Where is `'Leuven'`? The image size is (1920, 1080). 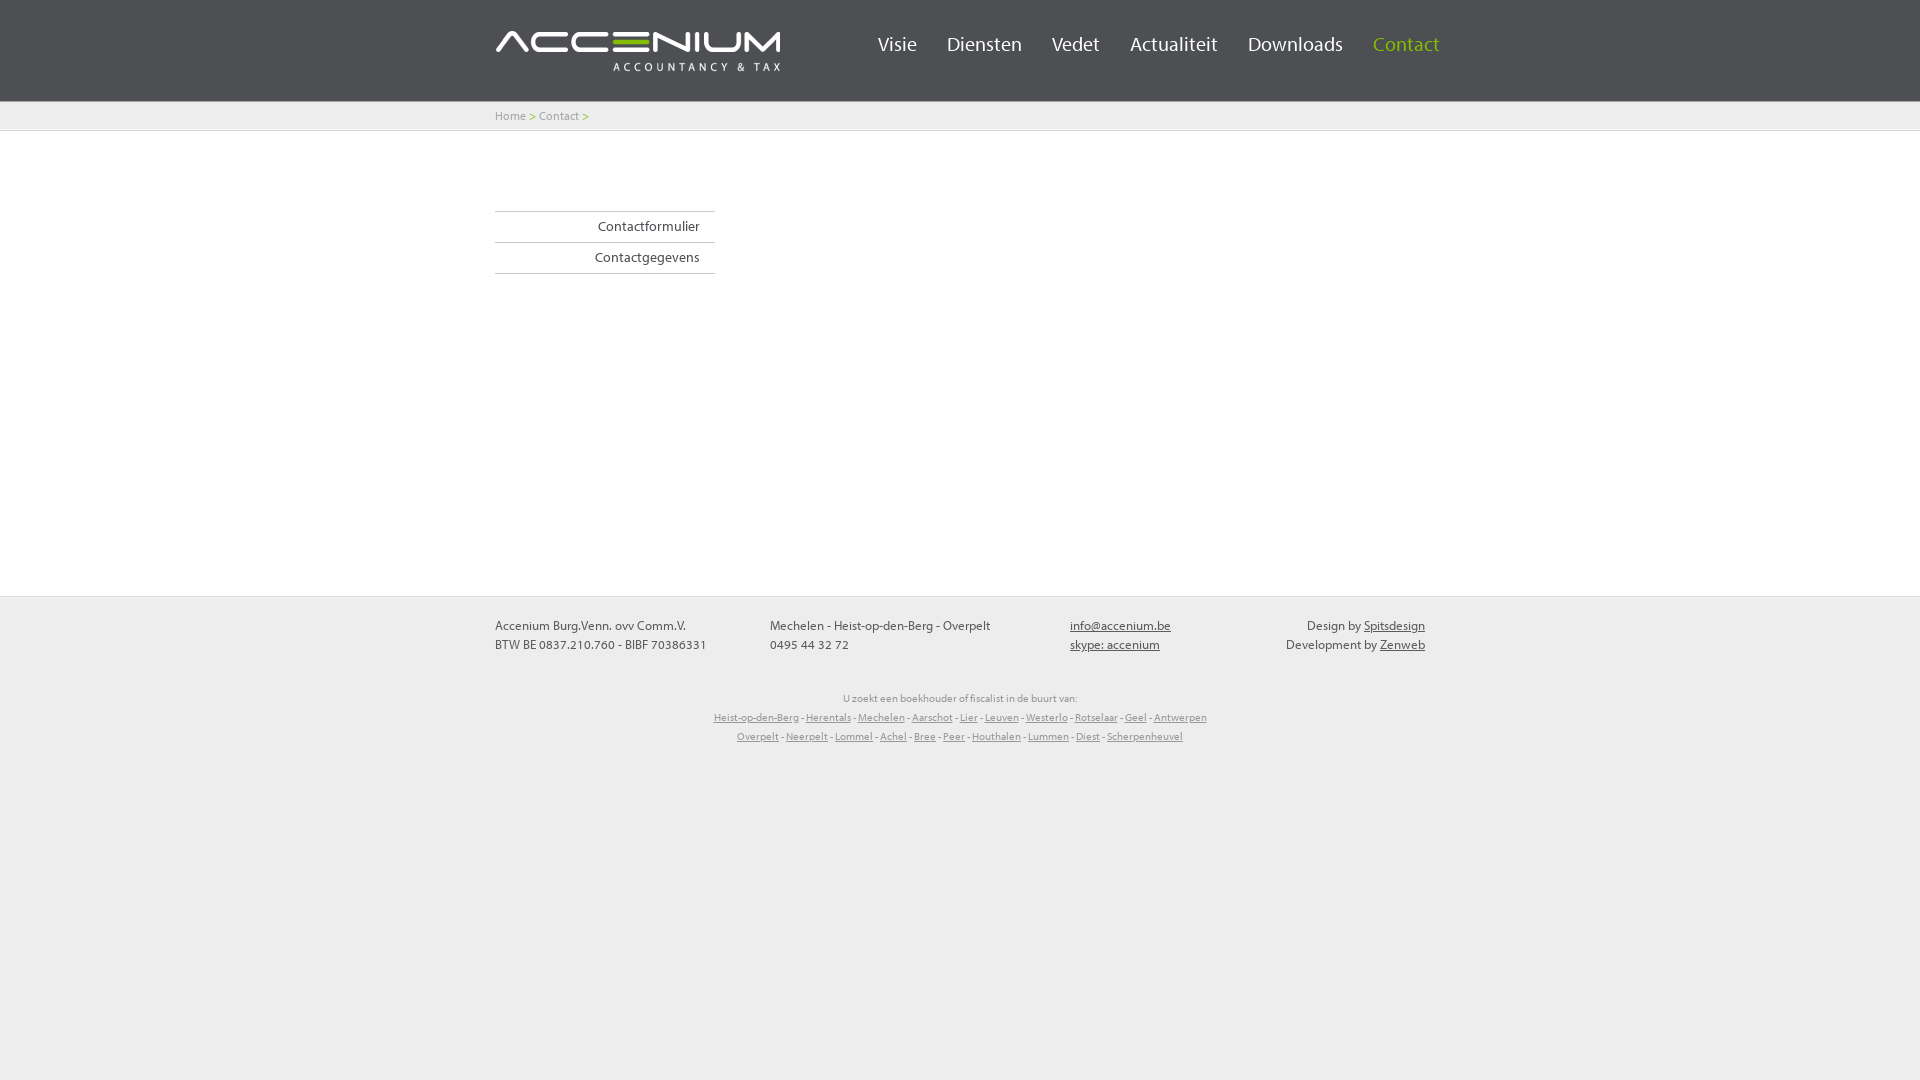
'Leuven' is located at coordinates (1001, 716).